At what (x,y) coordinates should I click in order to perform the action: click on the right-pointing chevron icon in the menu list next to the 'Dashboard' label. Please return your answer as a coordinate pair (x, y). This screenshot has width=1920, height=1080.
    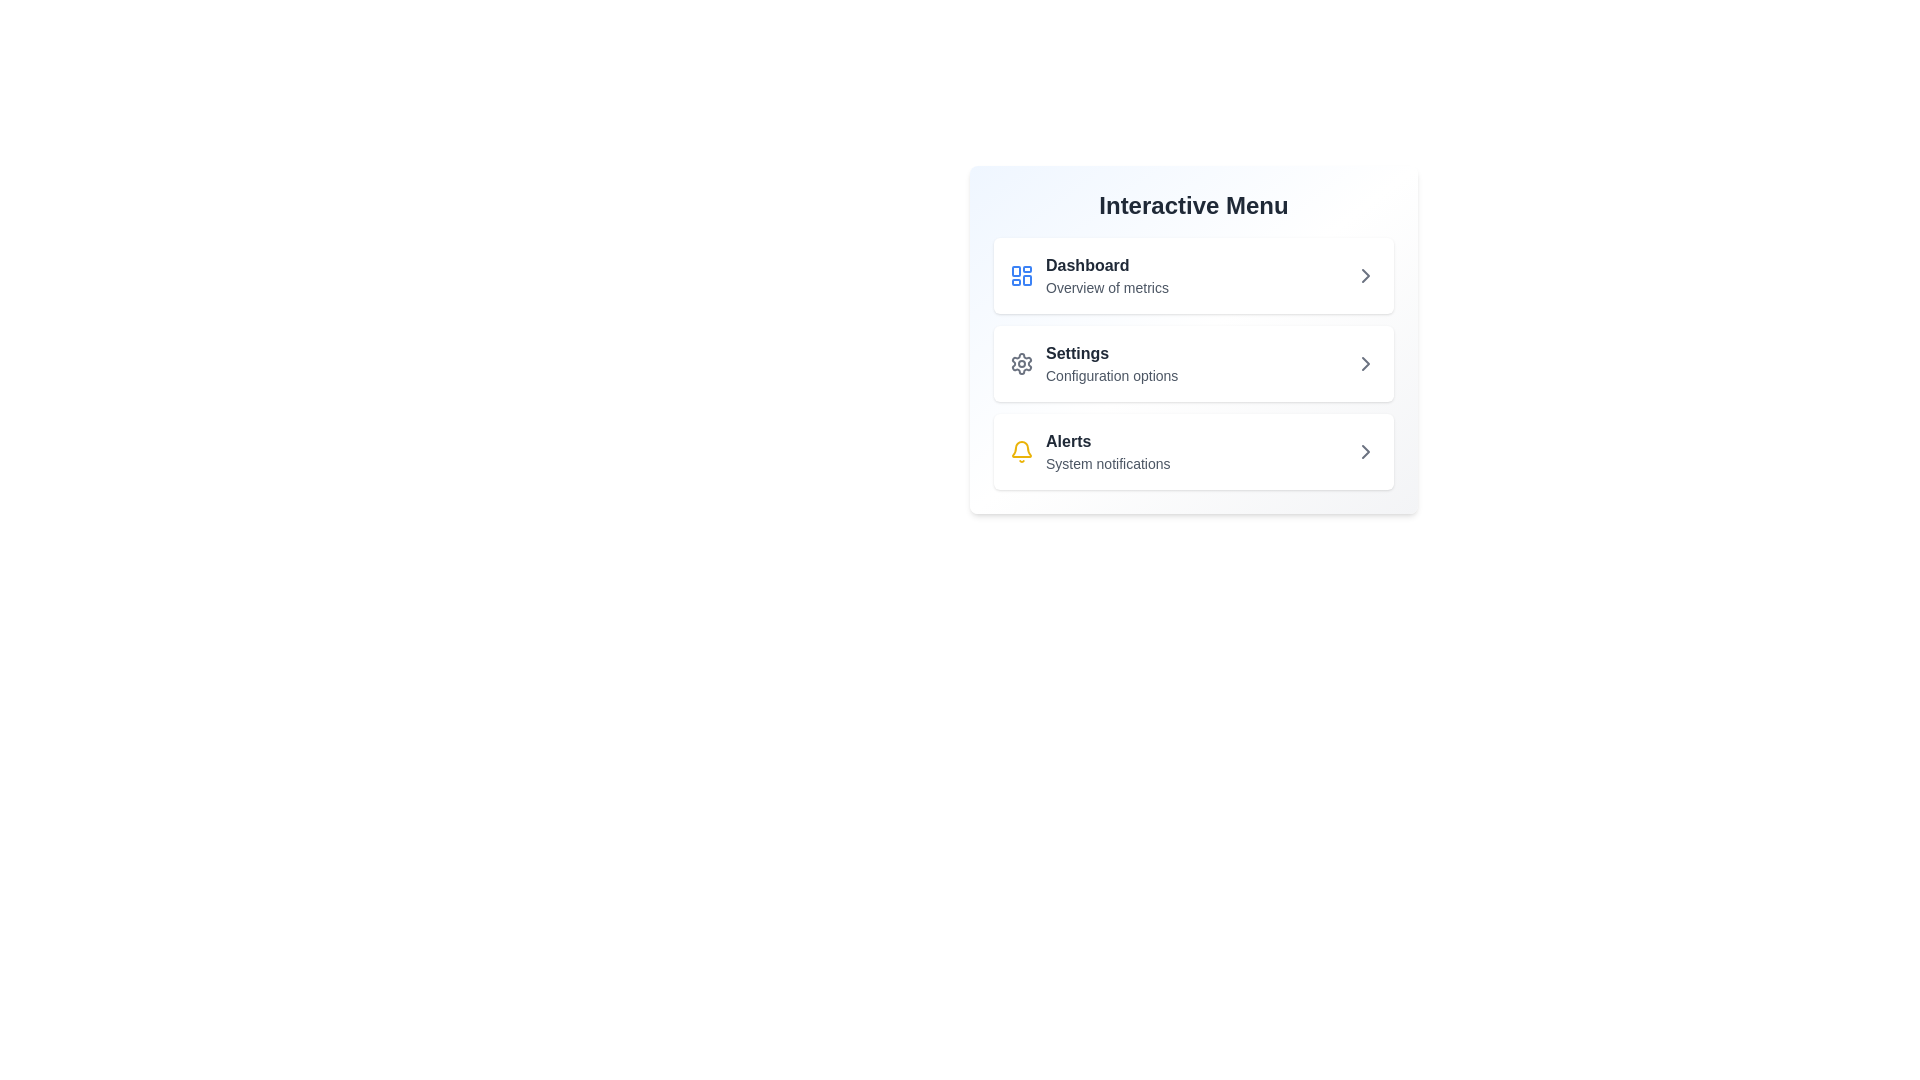
    Looking at the image, I should click on (1365, 276).